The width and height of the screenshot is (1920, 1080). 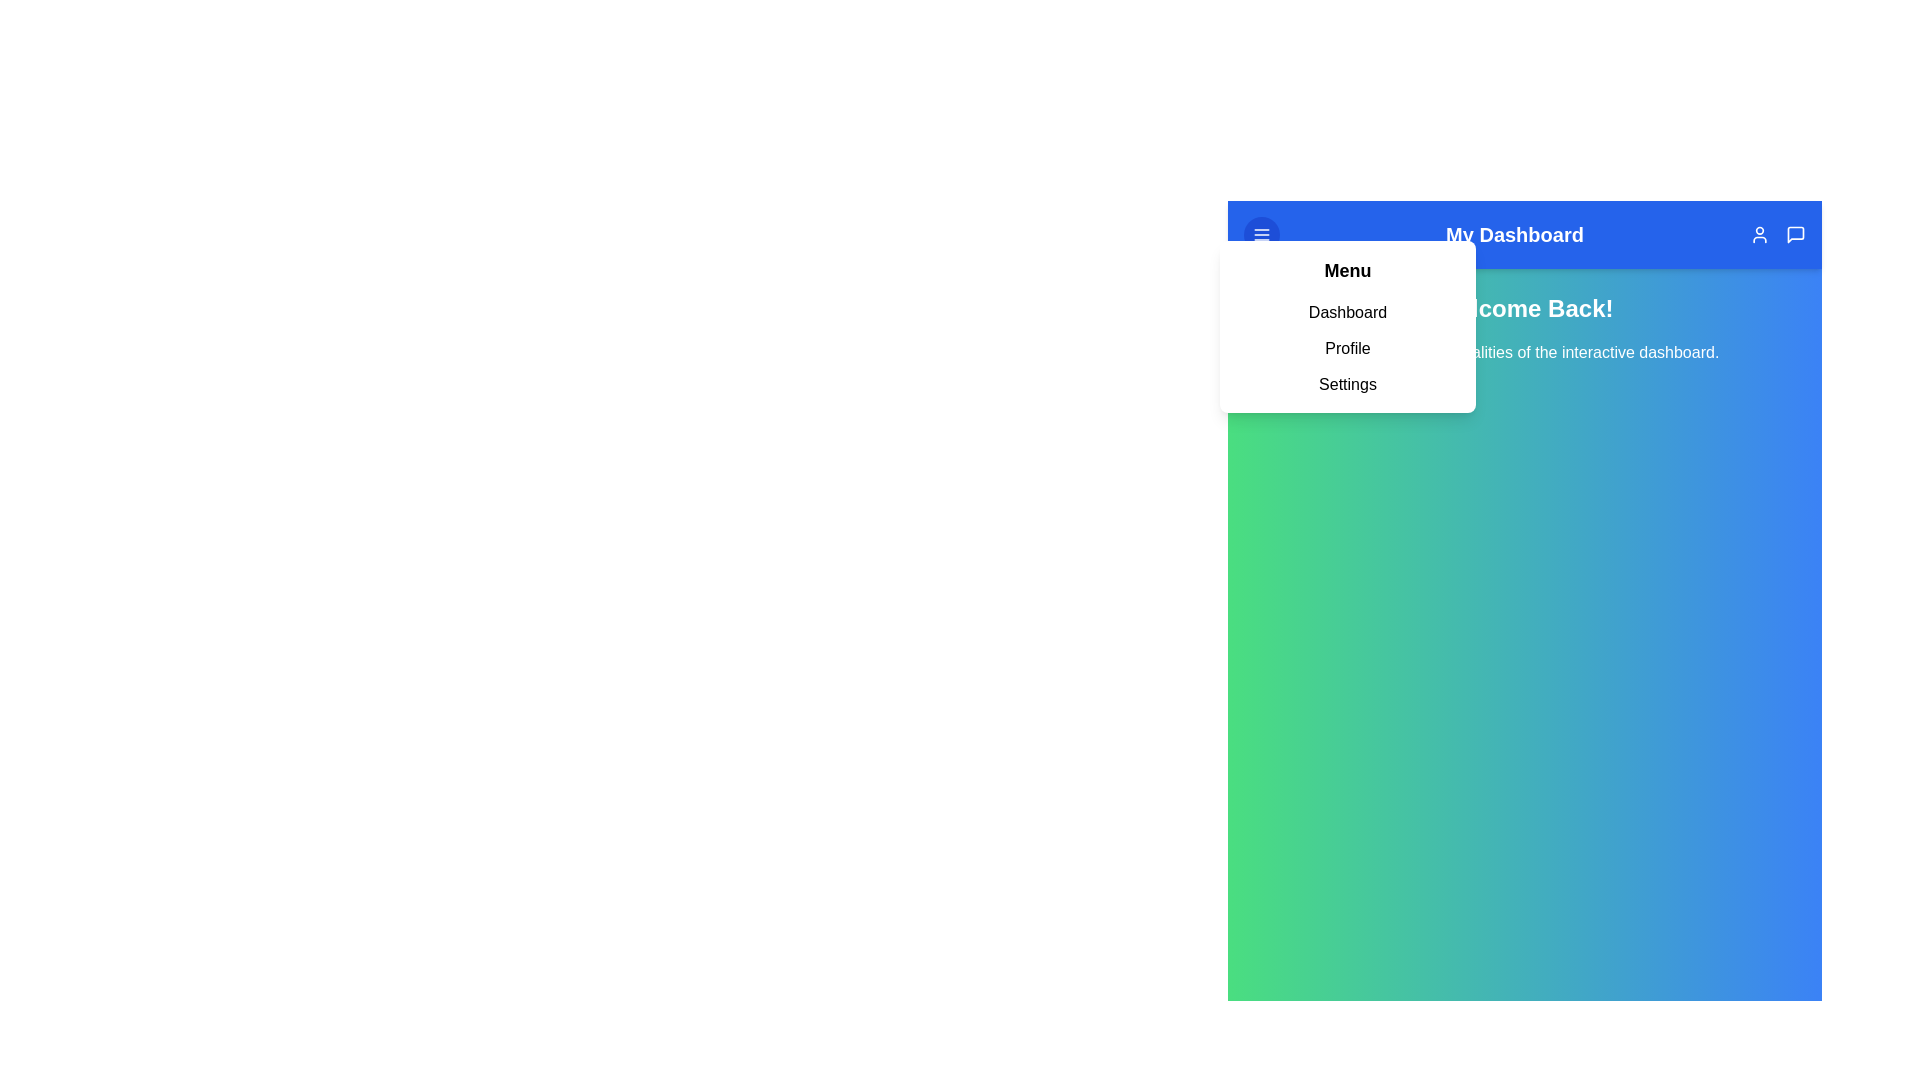 What do you see at coordinates (1348, 347) in the screenshot?
I see `the menu option Profile from the menu` at bounding box center [1348, 347].